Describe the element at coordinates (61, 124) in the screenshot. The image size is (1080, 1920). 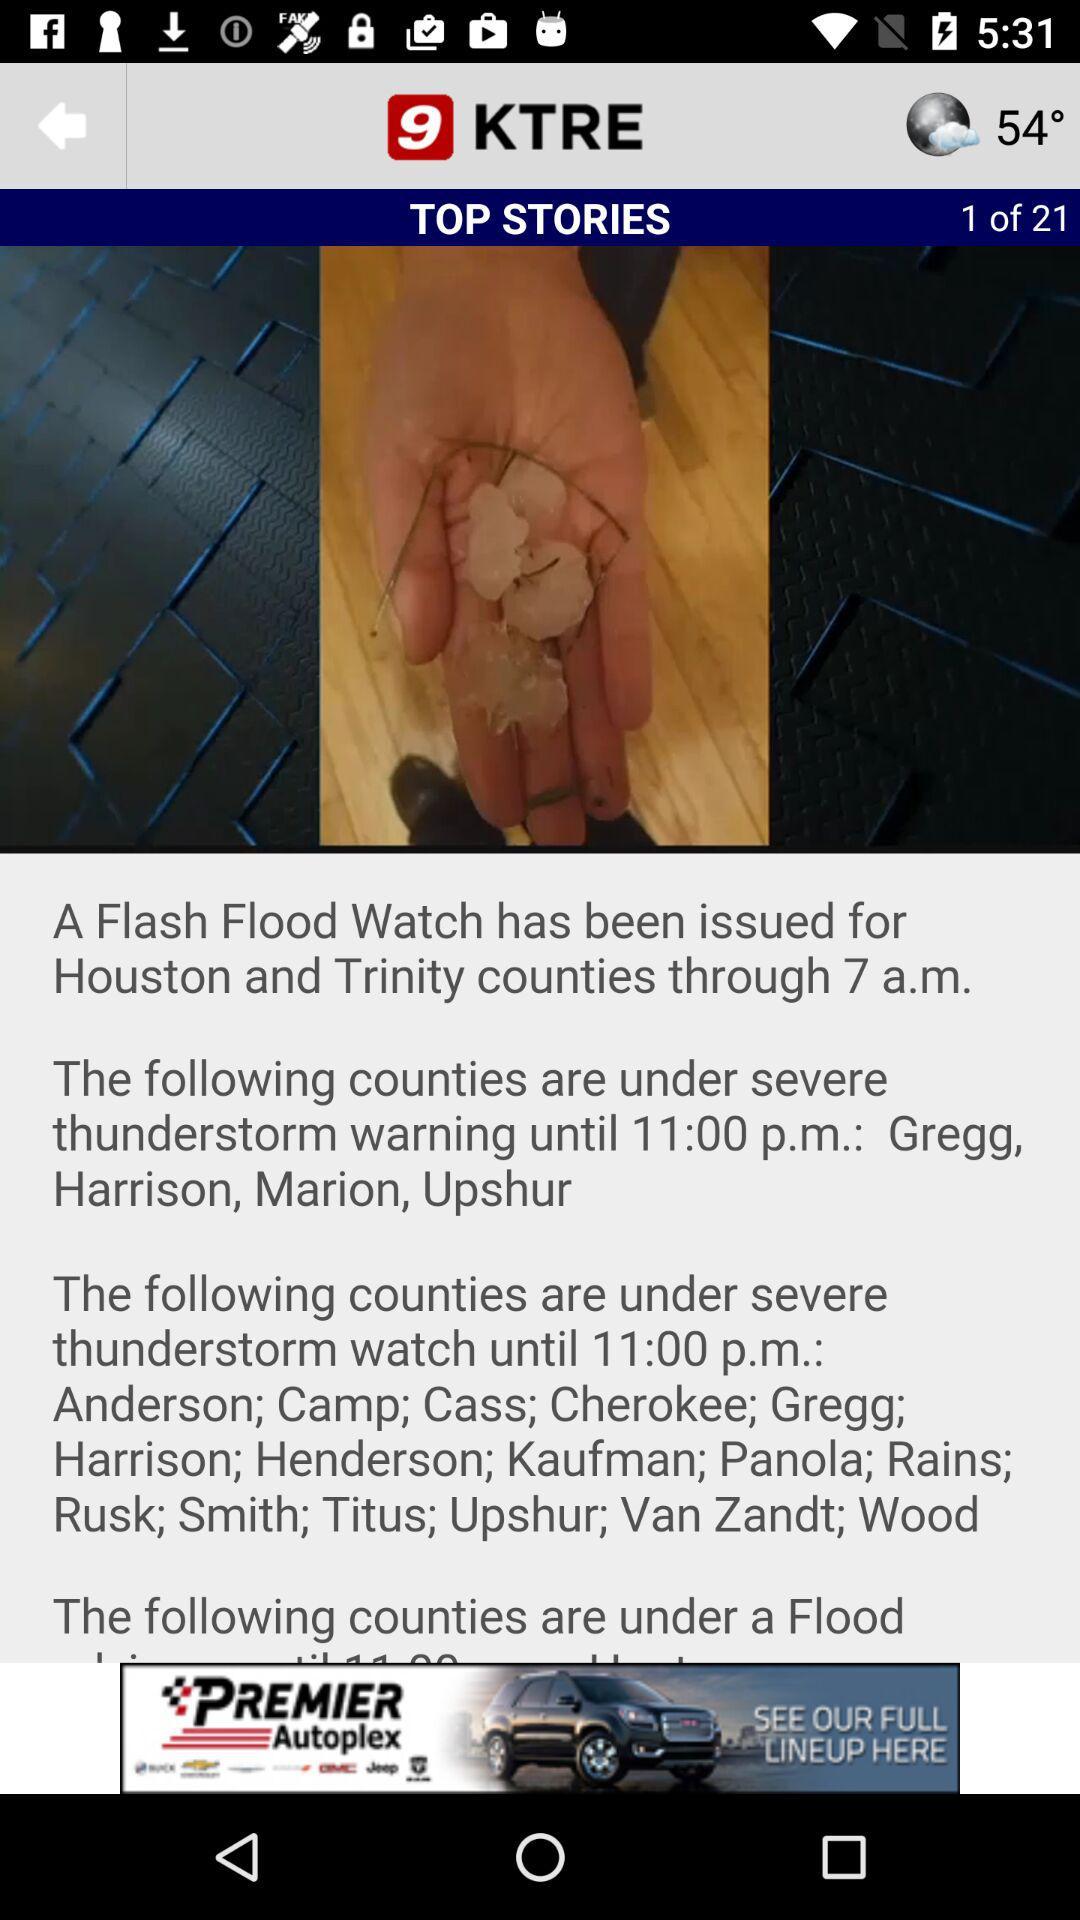
I see `the arrow_backward icon` at that location.